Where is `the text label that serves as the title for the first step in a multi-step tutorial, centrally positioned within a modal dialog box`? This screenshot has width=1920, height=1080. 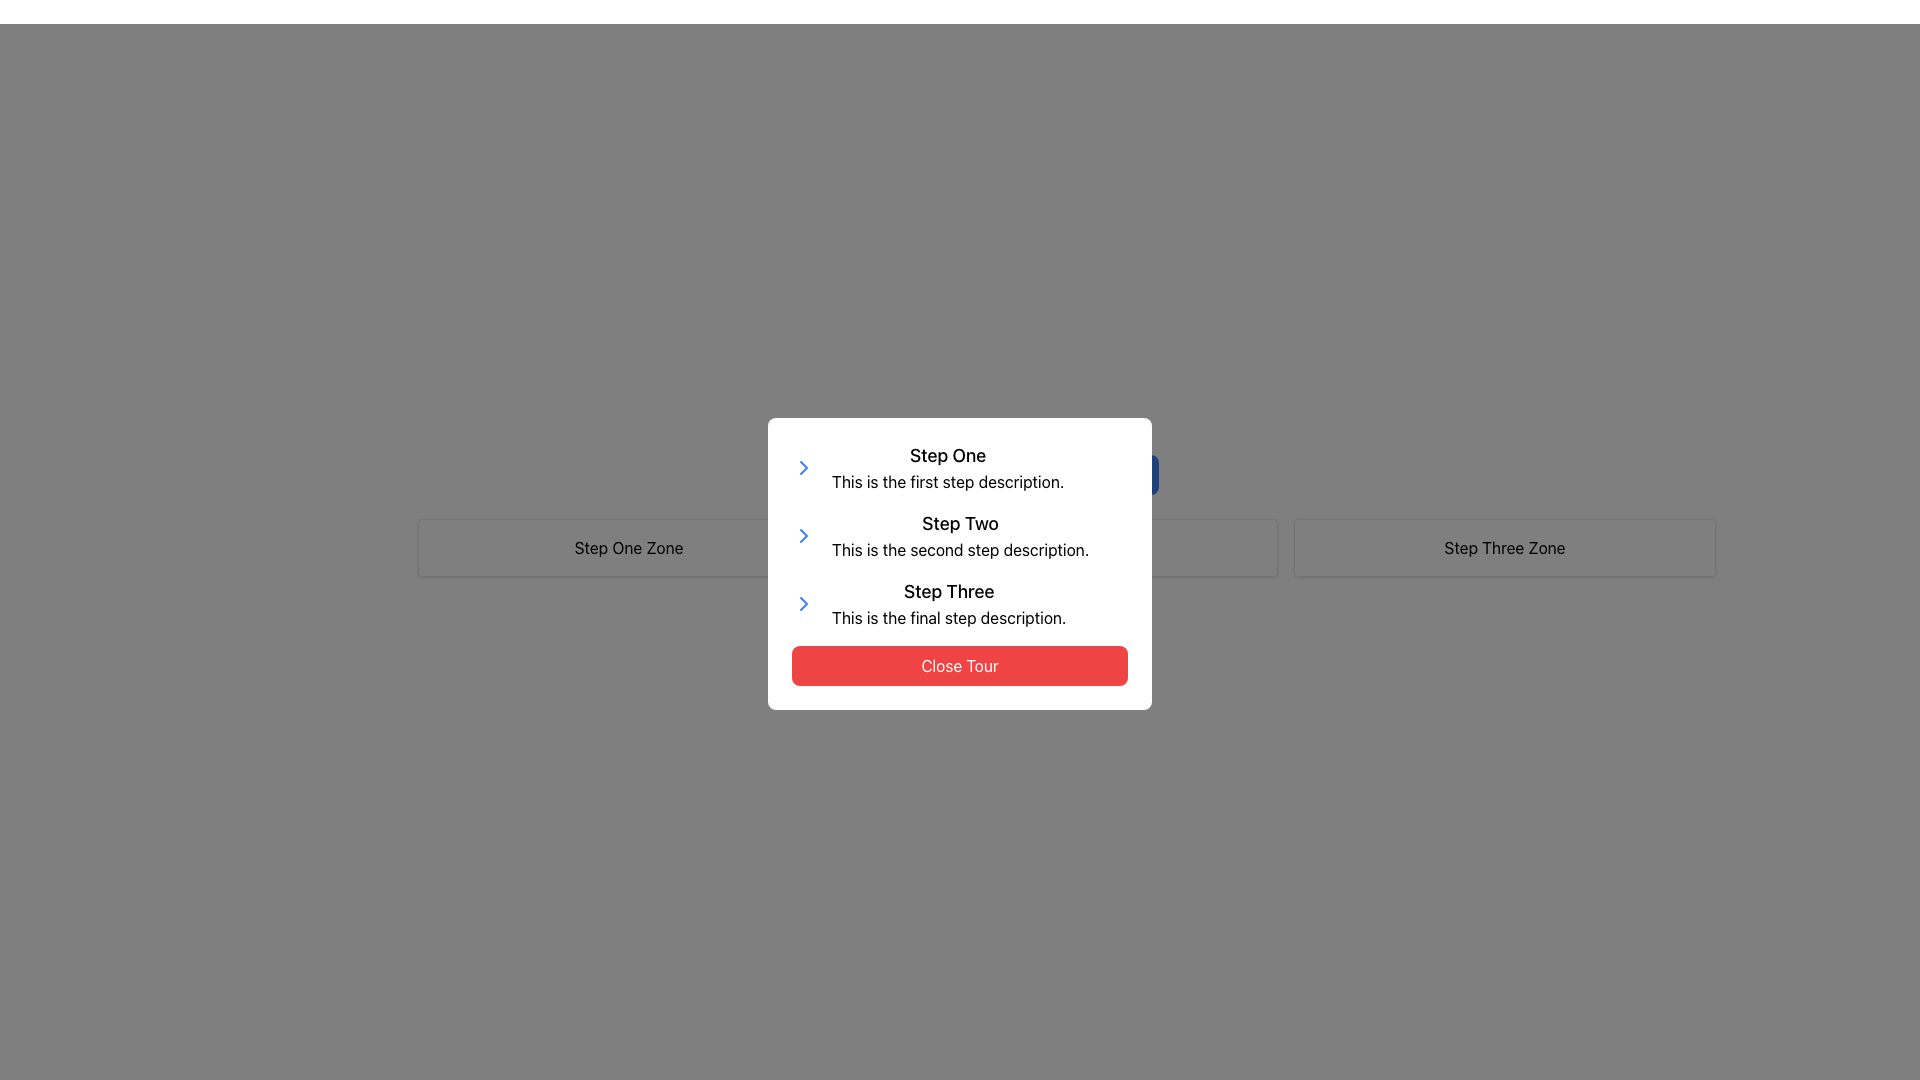 the text label that serves as the title for the first step in a multi-step tutorial, centrally positioned within a modal dialog box is located at coordinates (947, 455).